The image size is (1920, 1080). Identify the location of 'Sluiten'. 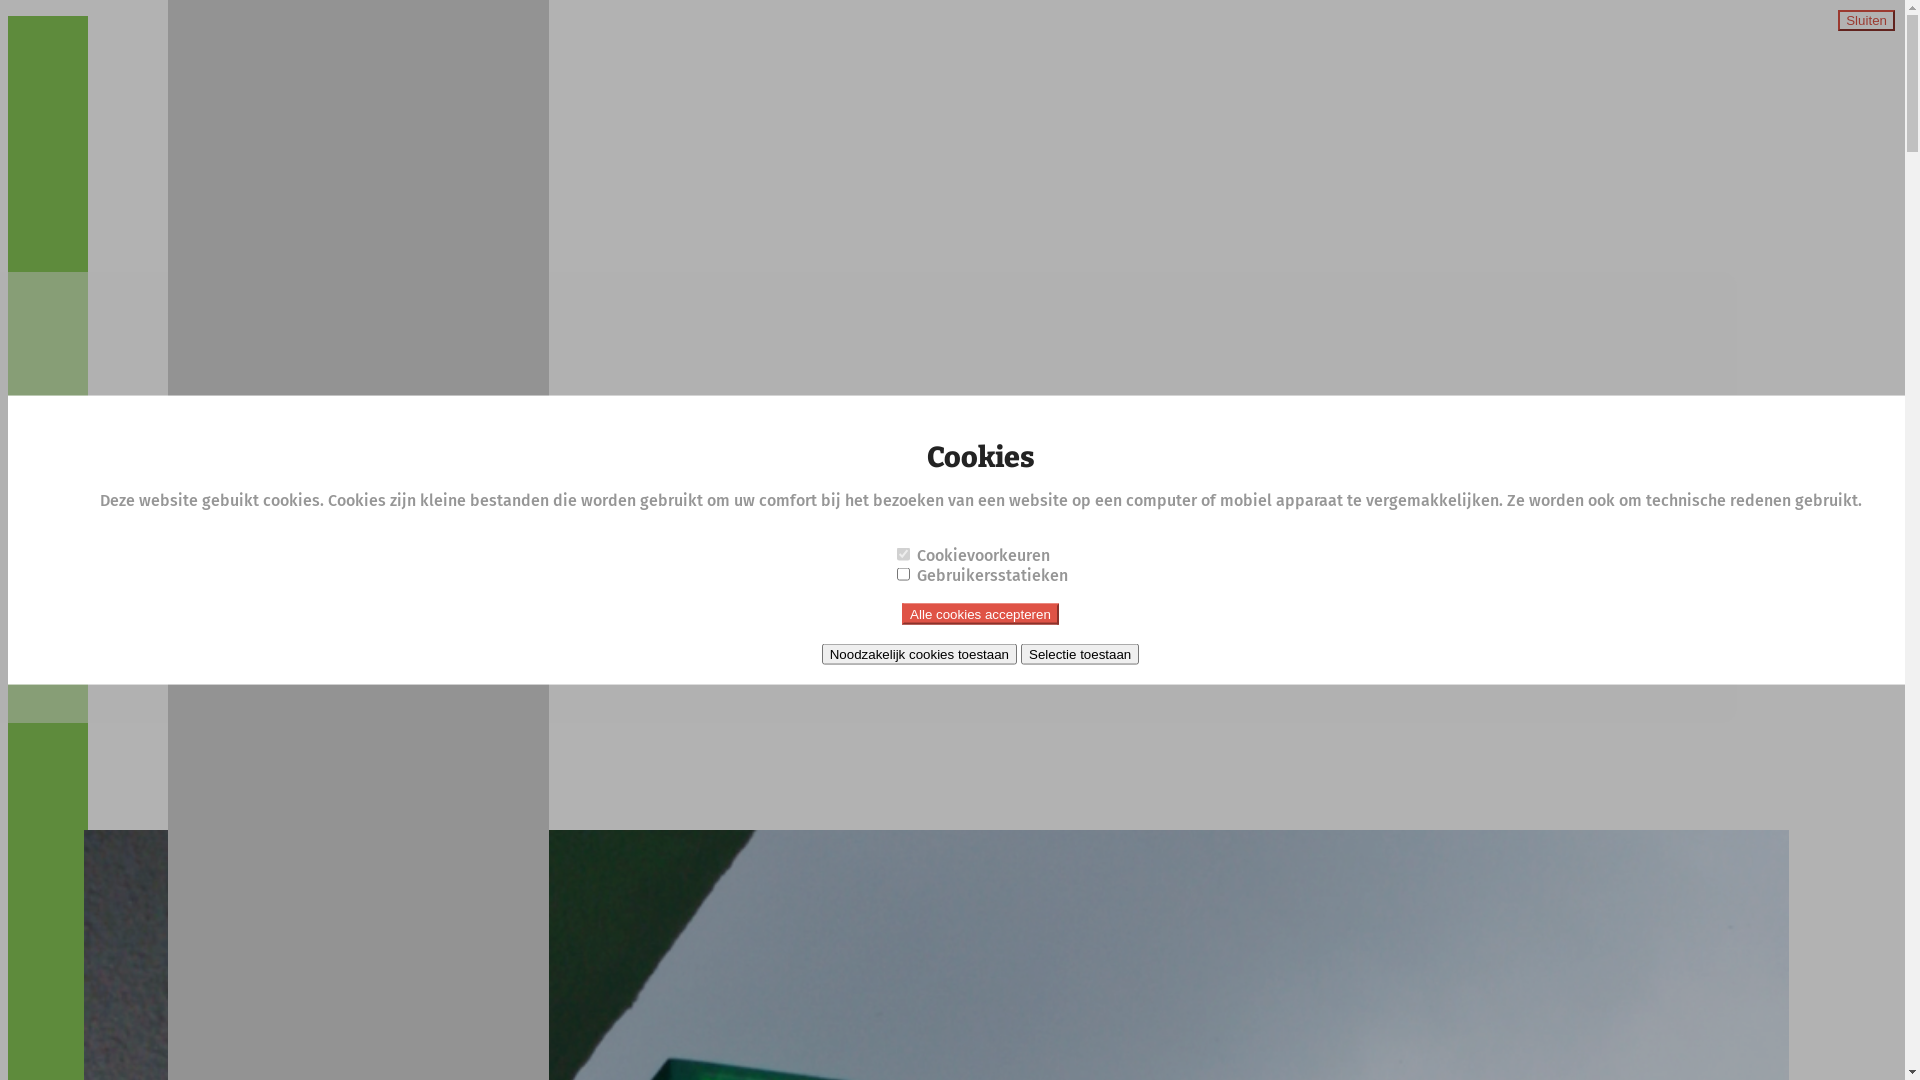
(1838, 20).